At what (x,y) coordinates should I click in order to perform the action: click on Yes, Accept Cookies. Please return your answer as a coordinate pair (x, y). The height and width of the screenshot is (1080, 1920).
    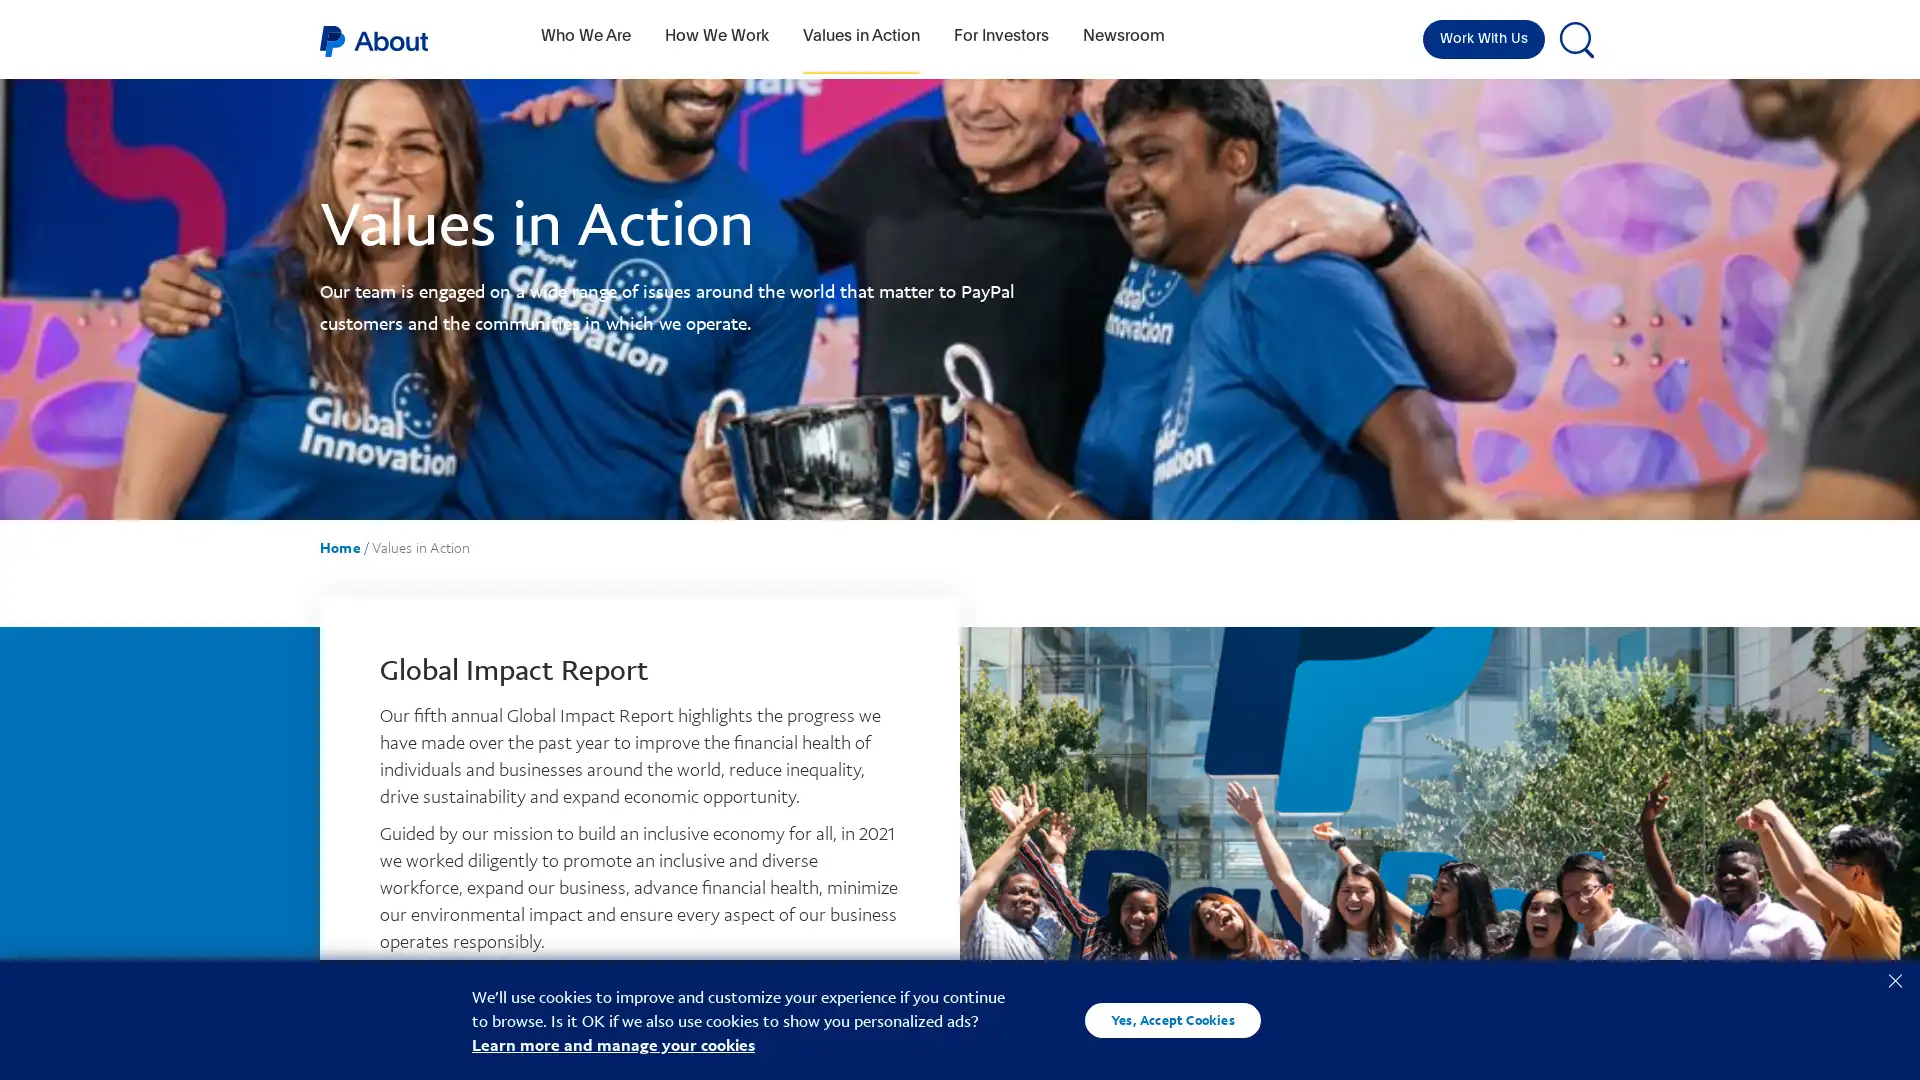
    Looking at the image, I should click on (1172, 1019).